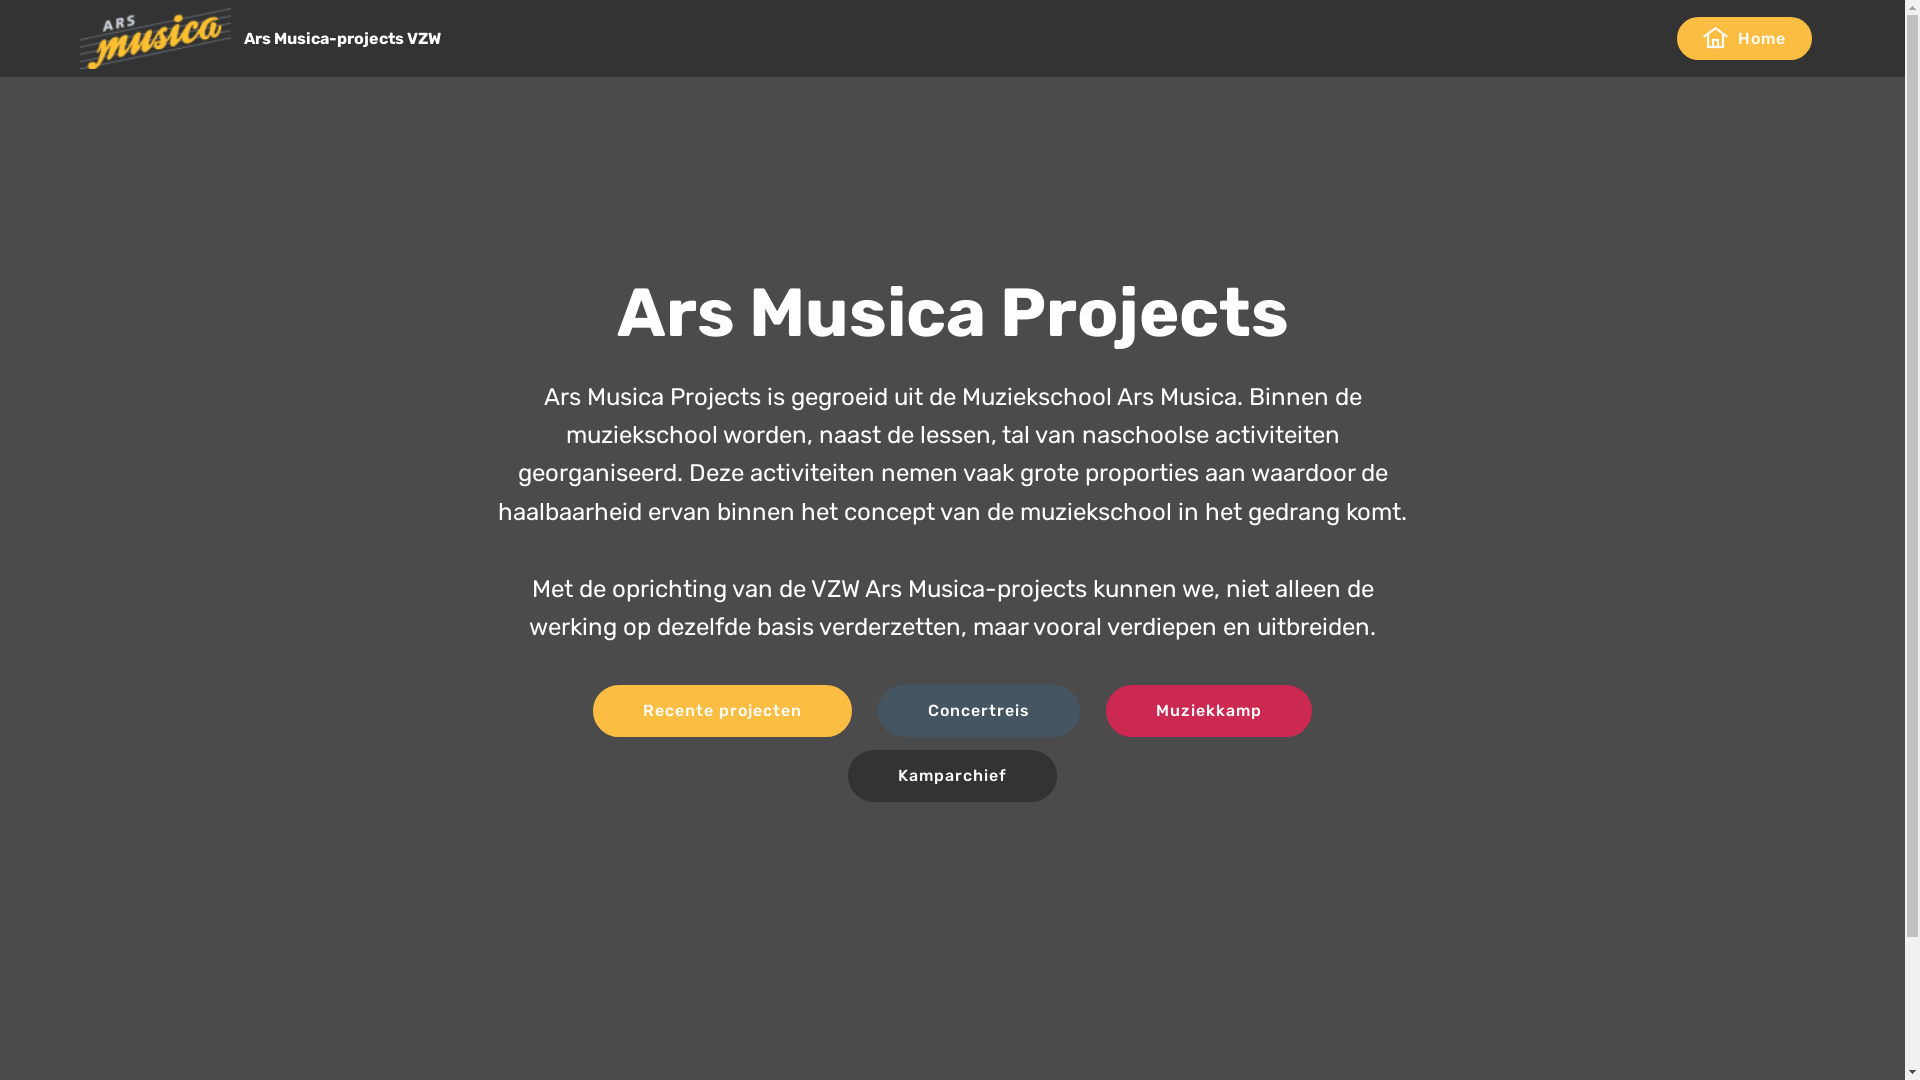  Describe the element at coordinates (721, 709) in the screenshot. I see `'Recente projecten'` at that location.